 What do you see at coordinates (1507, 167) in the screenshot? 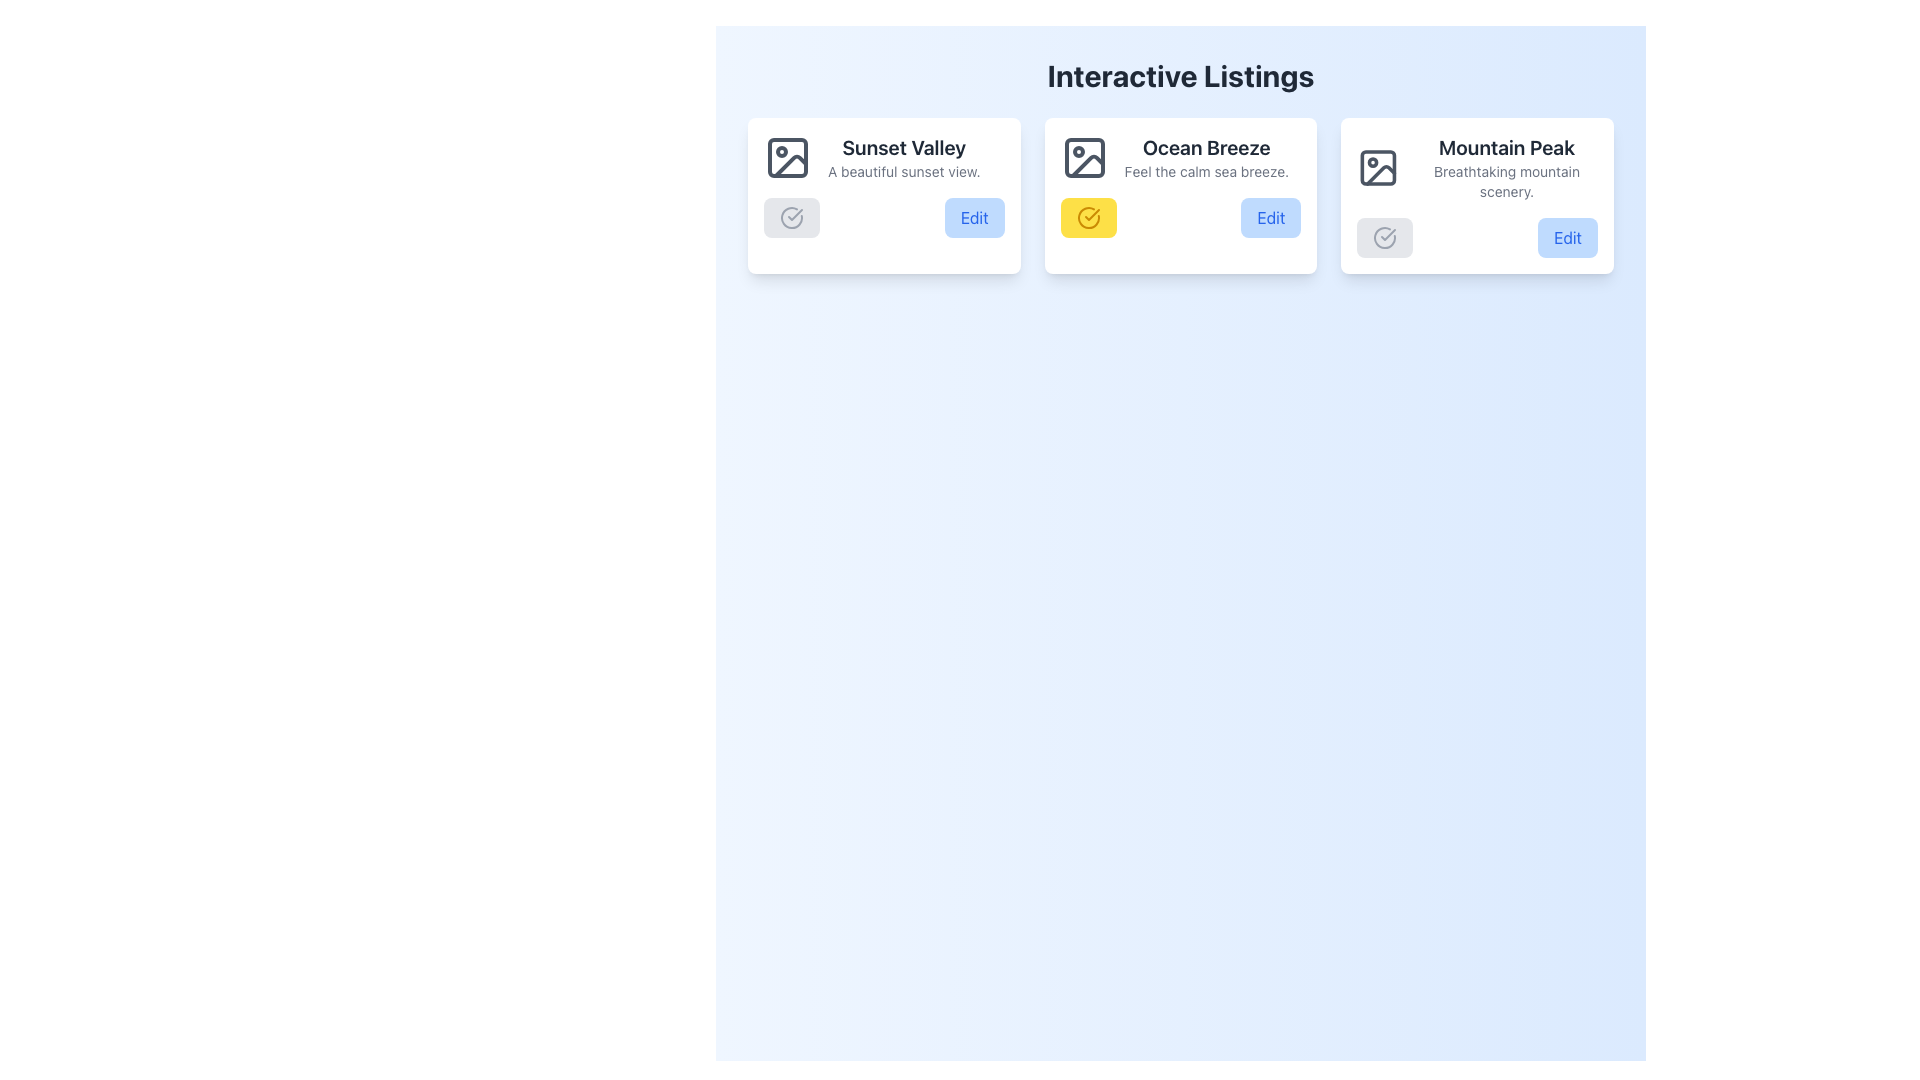
I see `the text block titled 'Mountain Peak', which is located in the upper portion of the rightmost card in the 'Interactive Listings' section` at bounding box center [1507, 167].